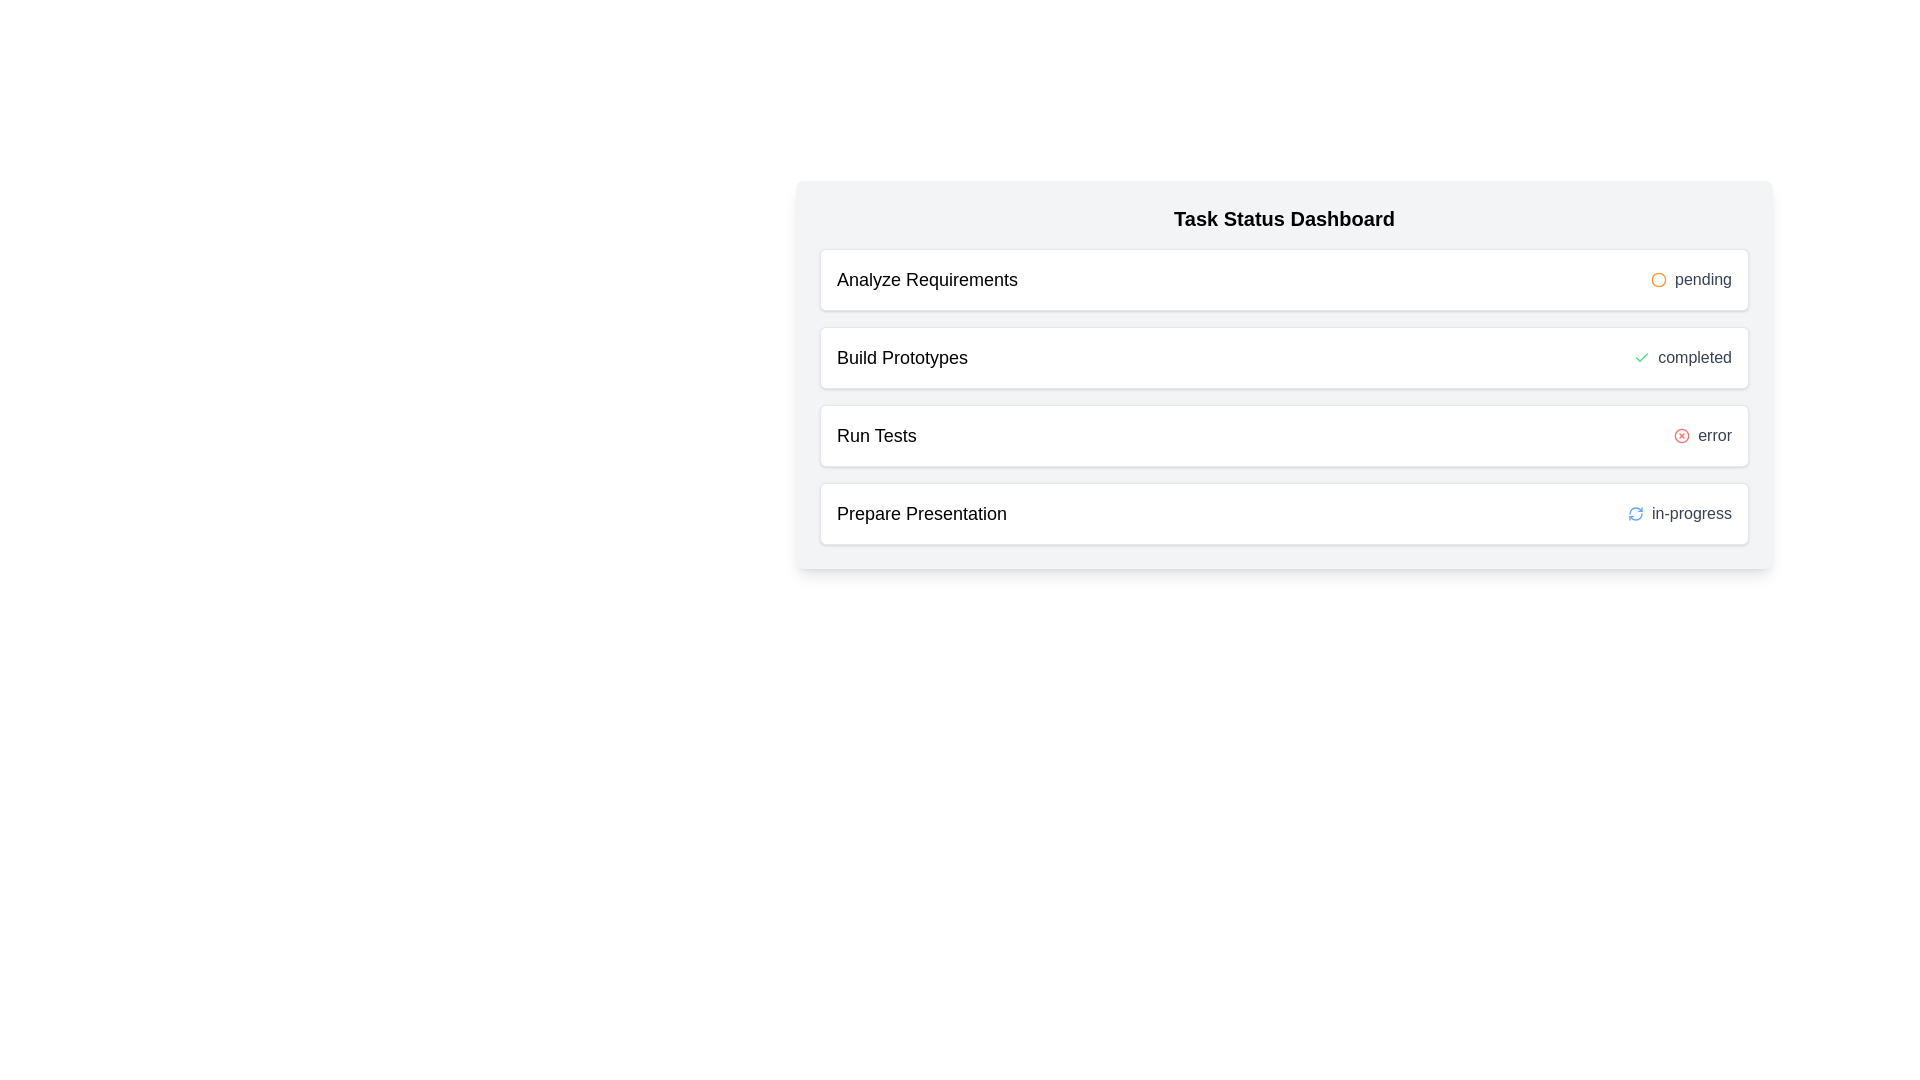 This screenshot has height=1080, width=1920. I want to click on the red outlined circular part of the error icon next to the 'Run Tests' task, so click(1681, 434).